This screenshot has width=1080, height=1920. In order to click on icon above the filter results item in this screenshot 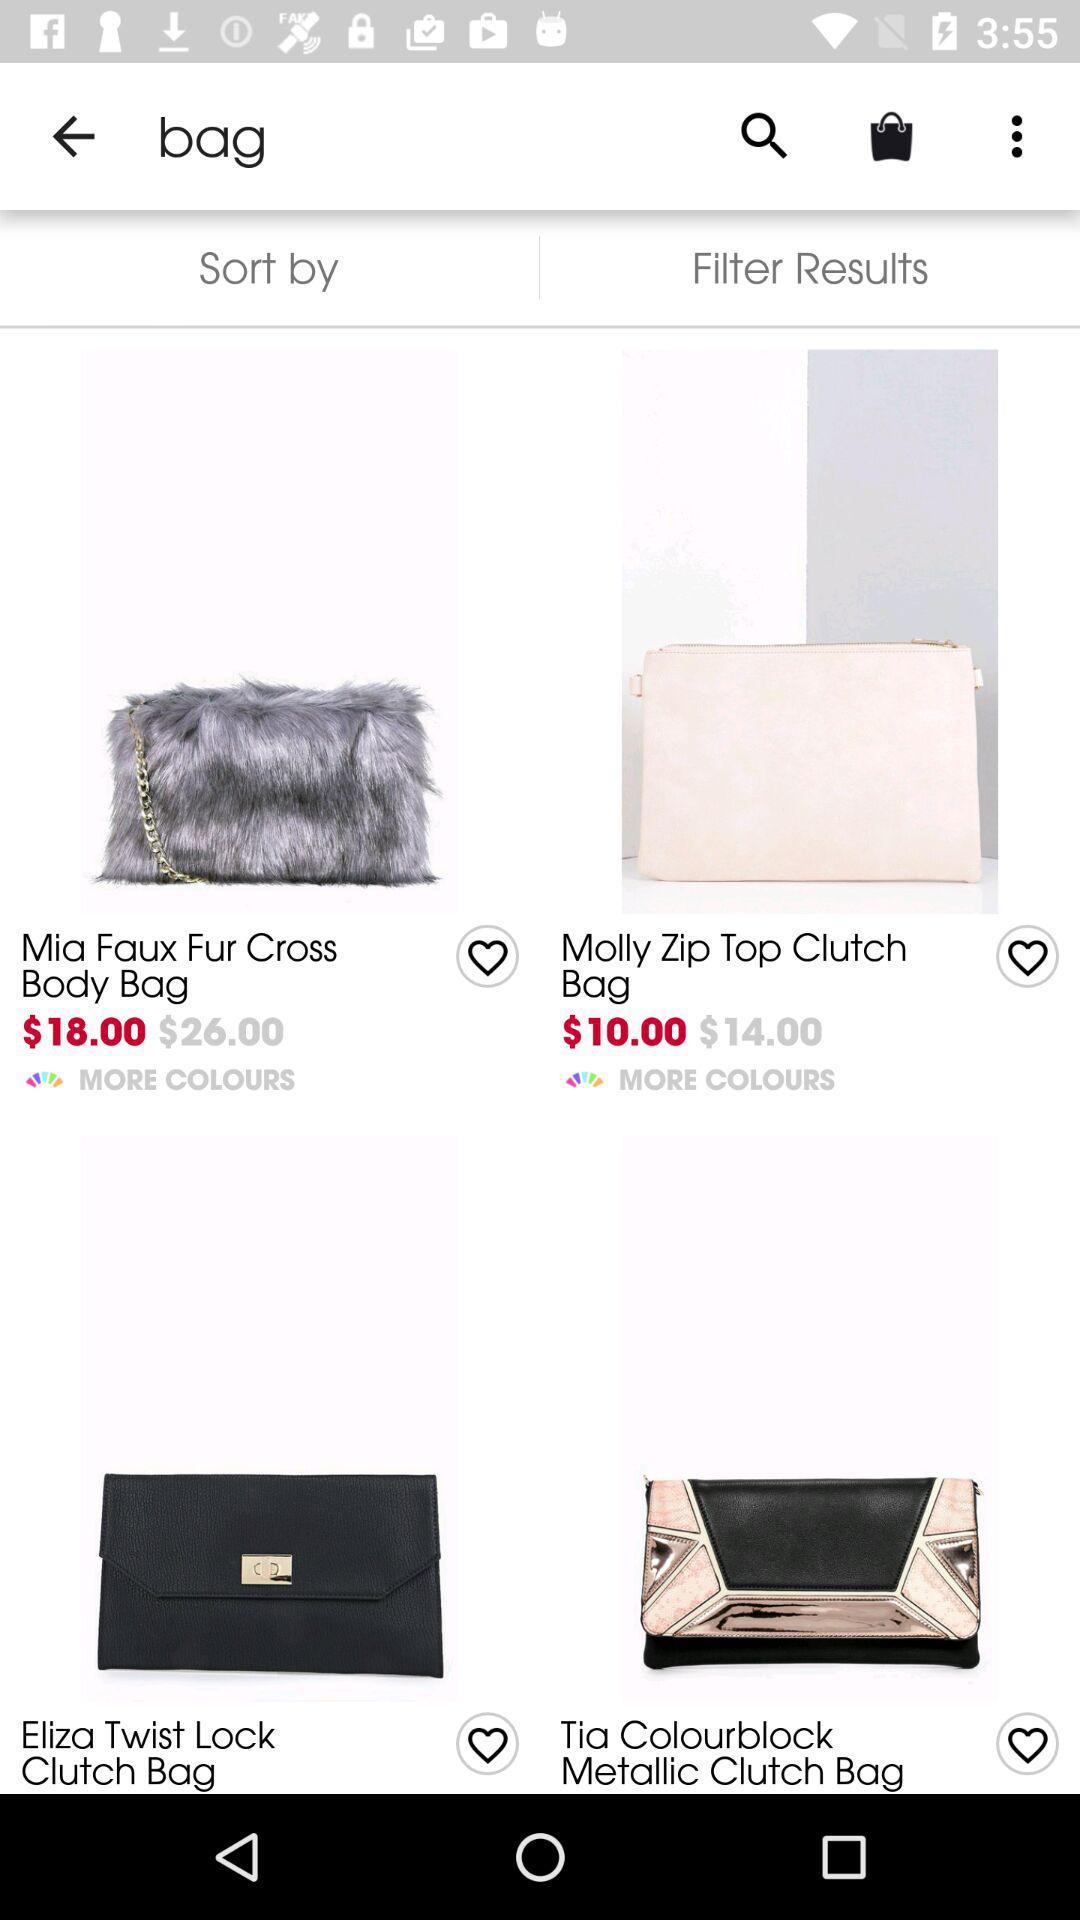, I will do `click(764, 135)`.